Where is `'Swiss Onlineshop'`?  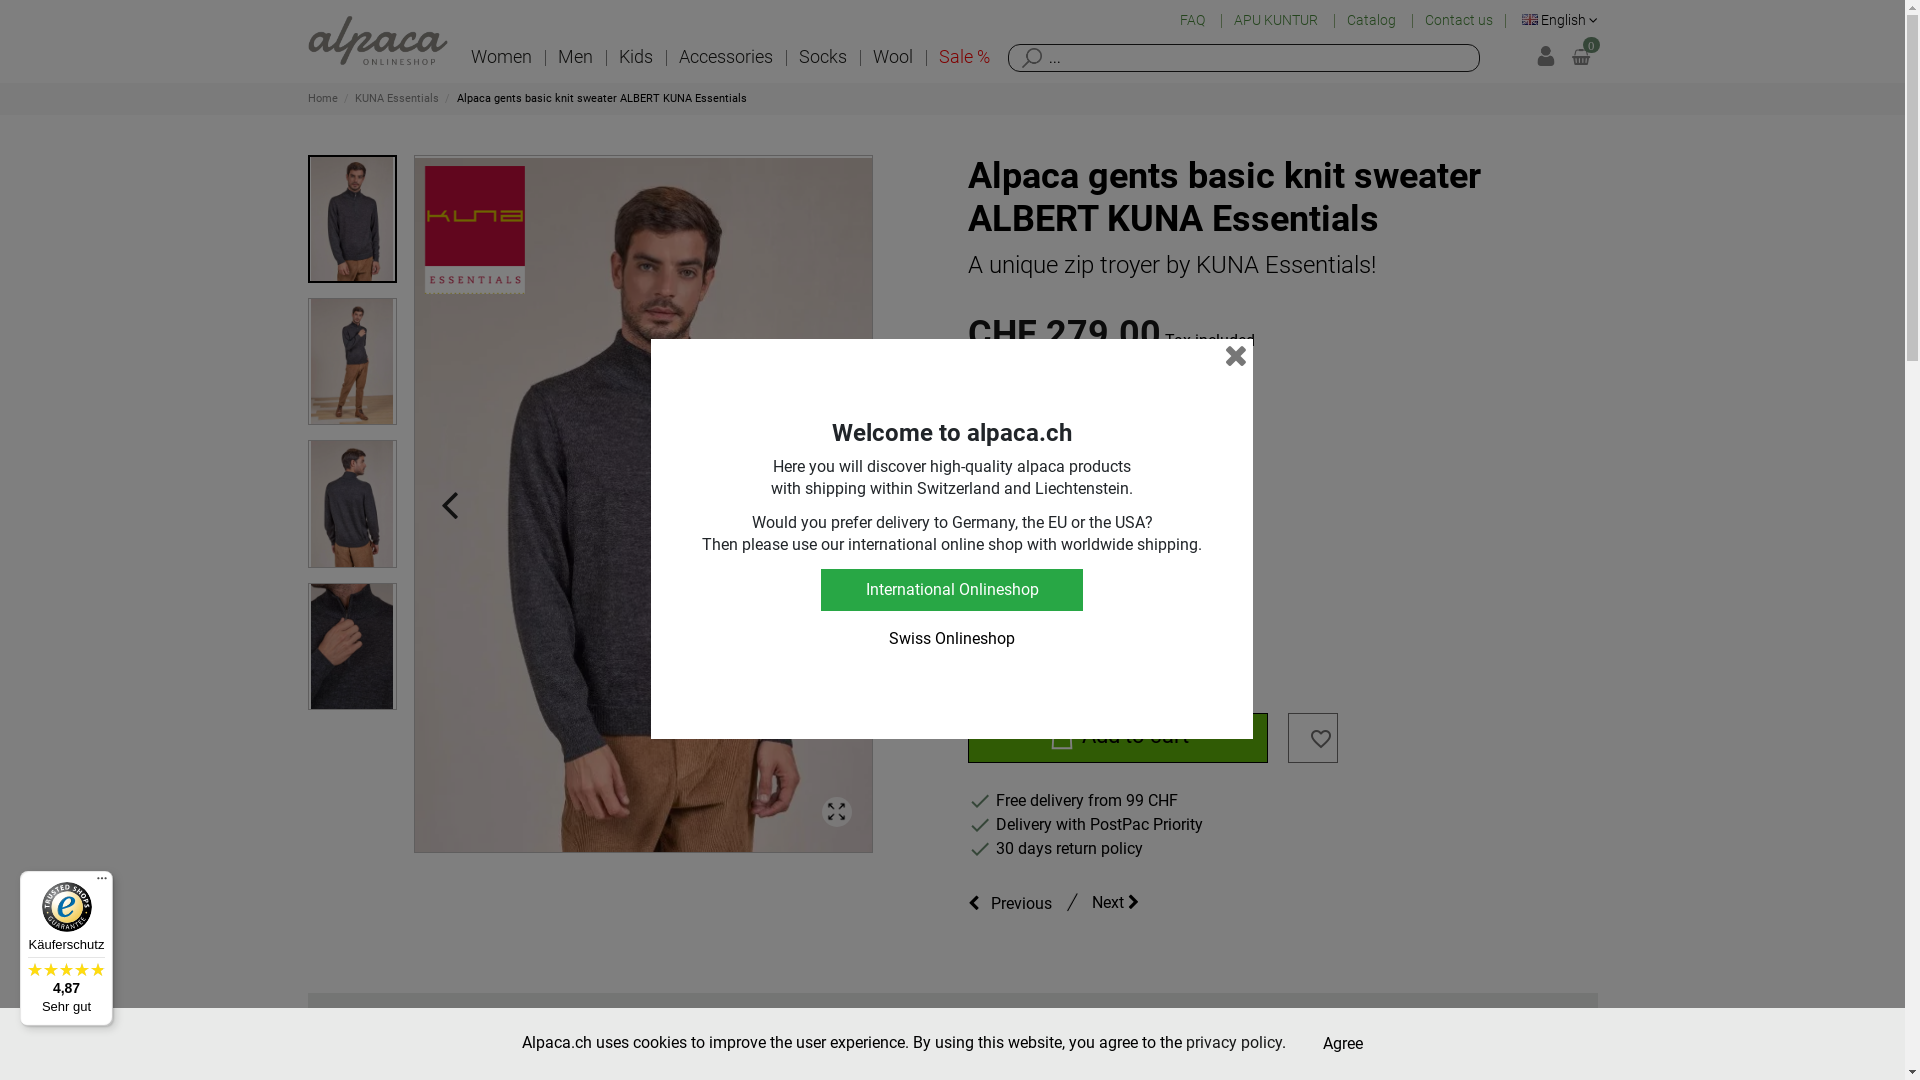
'Swiss Onlineshop' is located at coordinates (820, 639).